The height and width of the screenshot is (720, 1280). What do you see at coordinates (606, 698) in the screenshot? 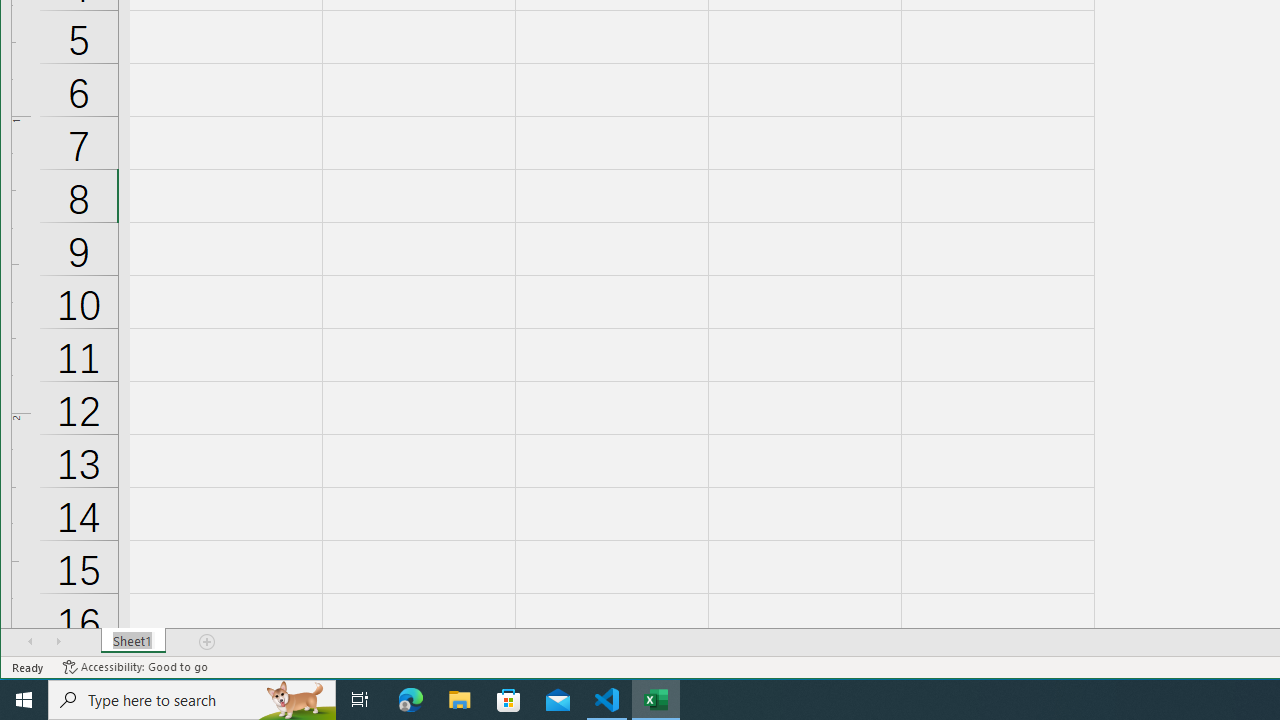
I see `'Visual Studio Code - 1 running window'` at bounding box center [606, 698].